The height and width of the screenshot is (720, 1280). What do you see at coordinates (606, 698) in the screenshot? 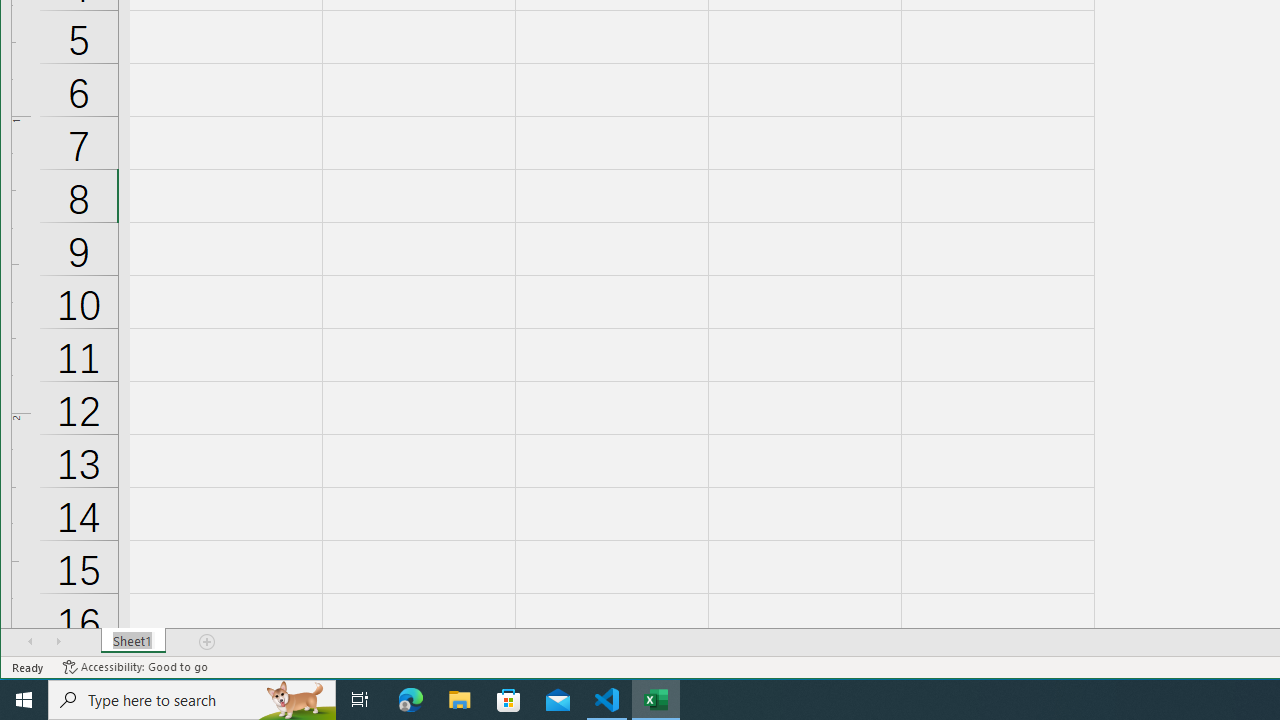
I see `'Visual Studio Code - 1 running window'` at bounding box center [606, 698].